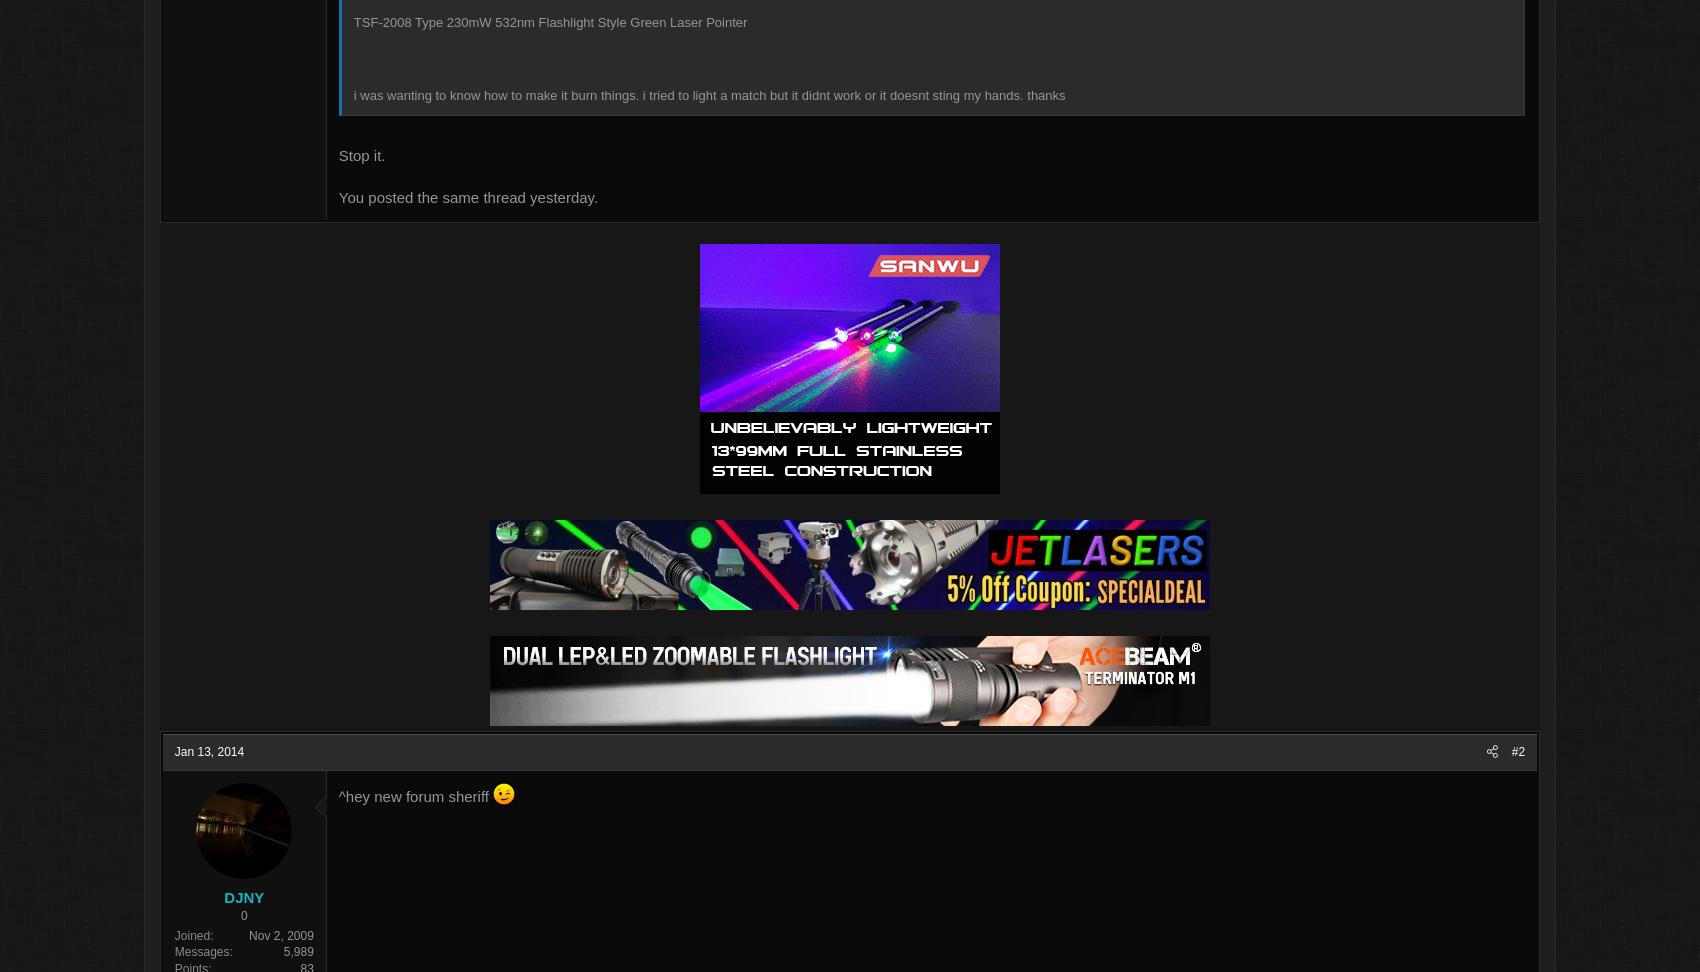  Describe the element at coordinates (446, 797) in the screenshot. I see `'^hey new forum sheriff'` at that location.